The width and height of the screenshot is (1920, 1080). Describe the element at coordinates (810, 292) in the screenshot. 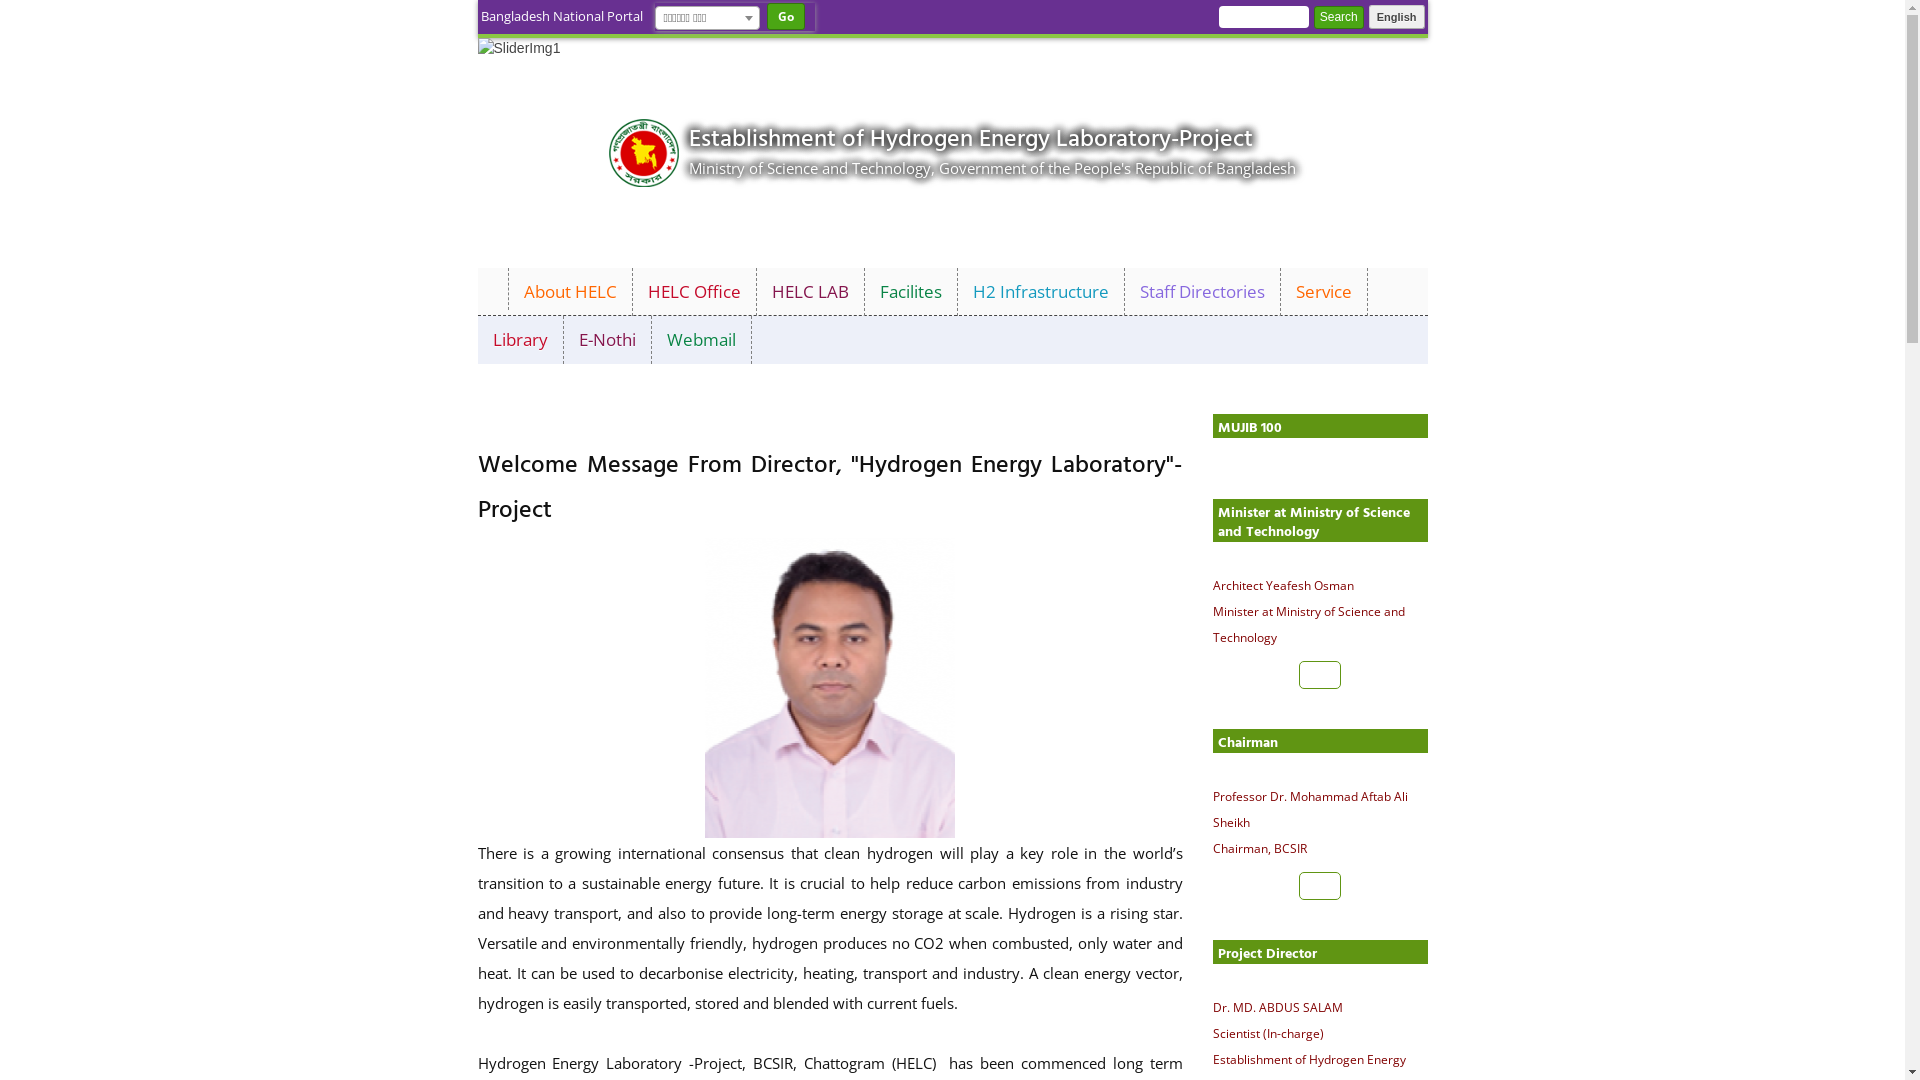

I see `'HELC LAB'` at that location.